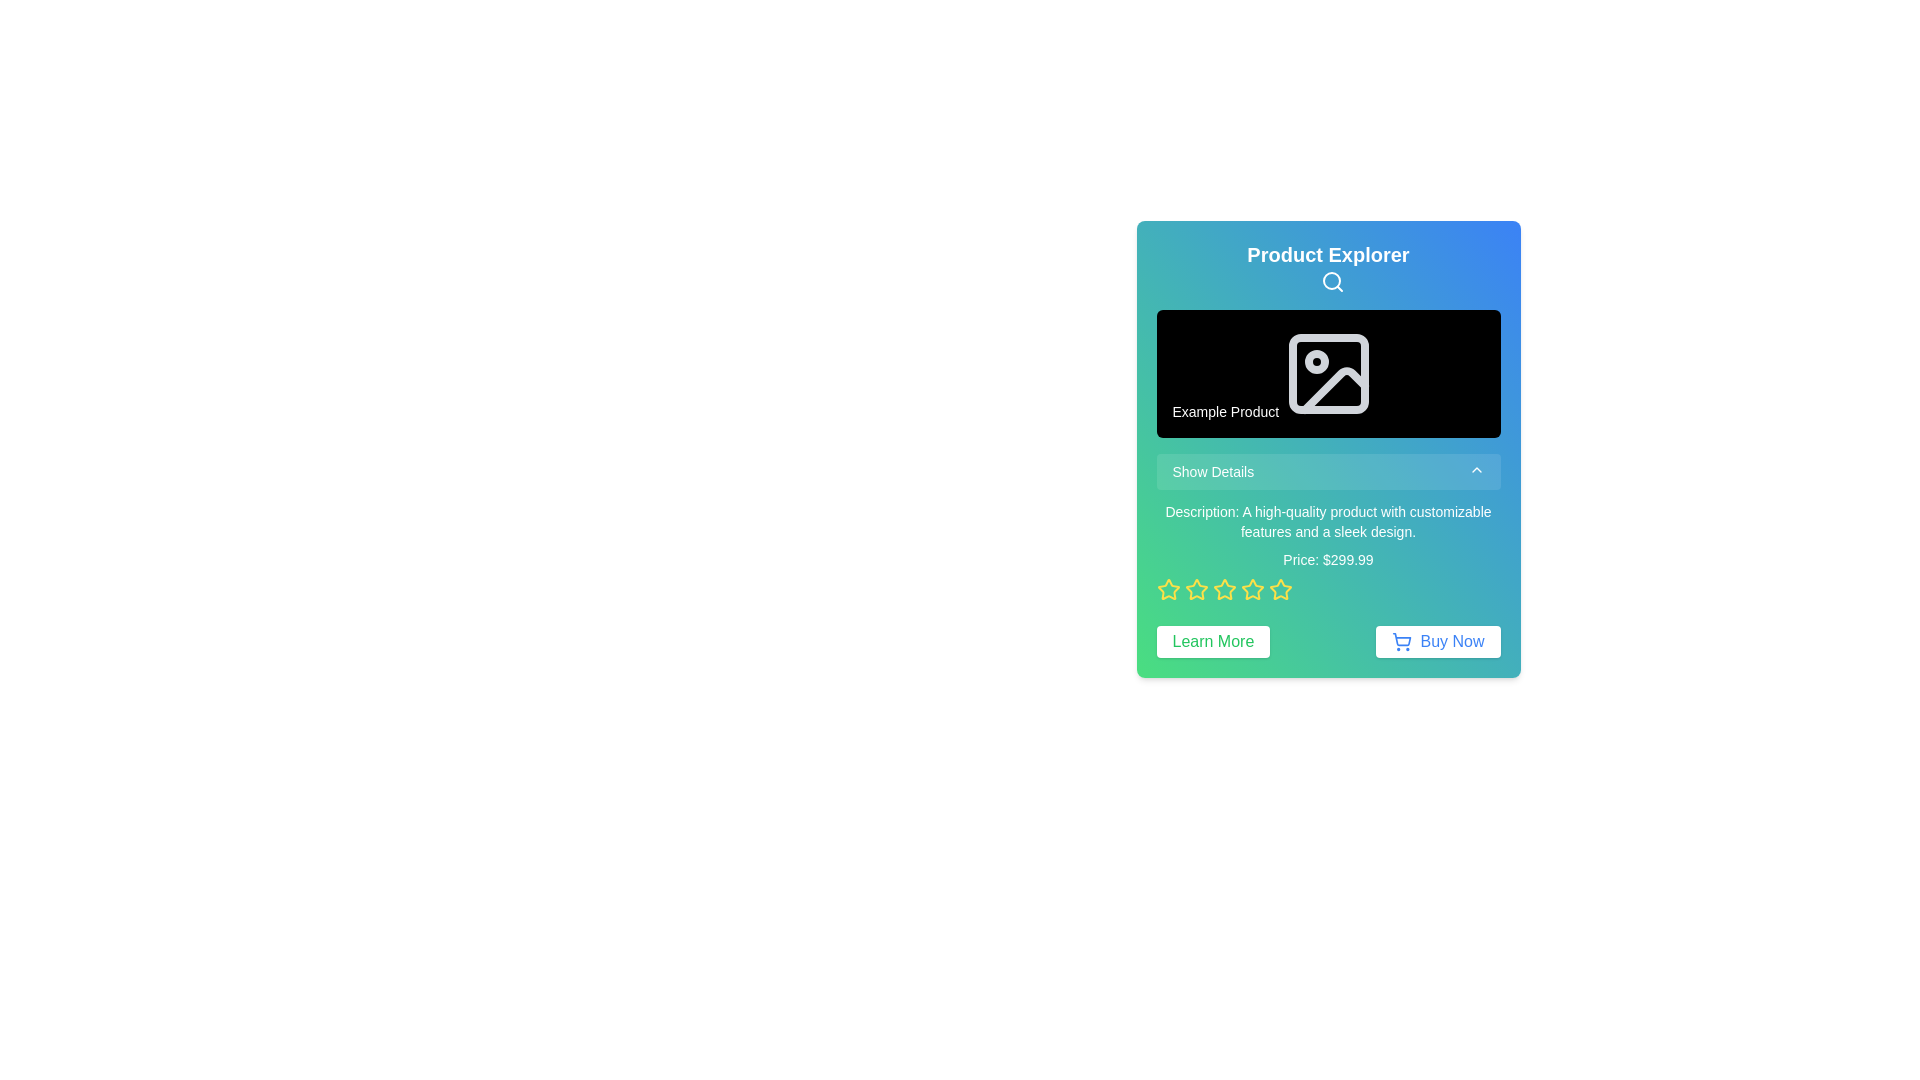  What do you see at coordinates (1196, 588) in the screenshot?
I see `the second star-shaped Rating icon, which has a yellow outline and is located below the product description among four other similar stars` at bounding box center [1196, 588].